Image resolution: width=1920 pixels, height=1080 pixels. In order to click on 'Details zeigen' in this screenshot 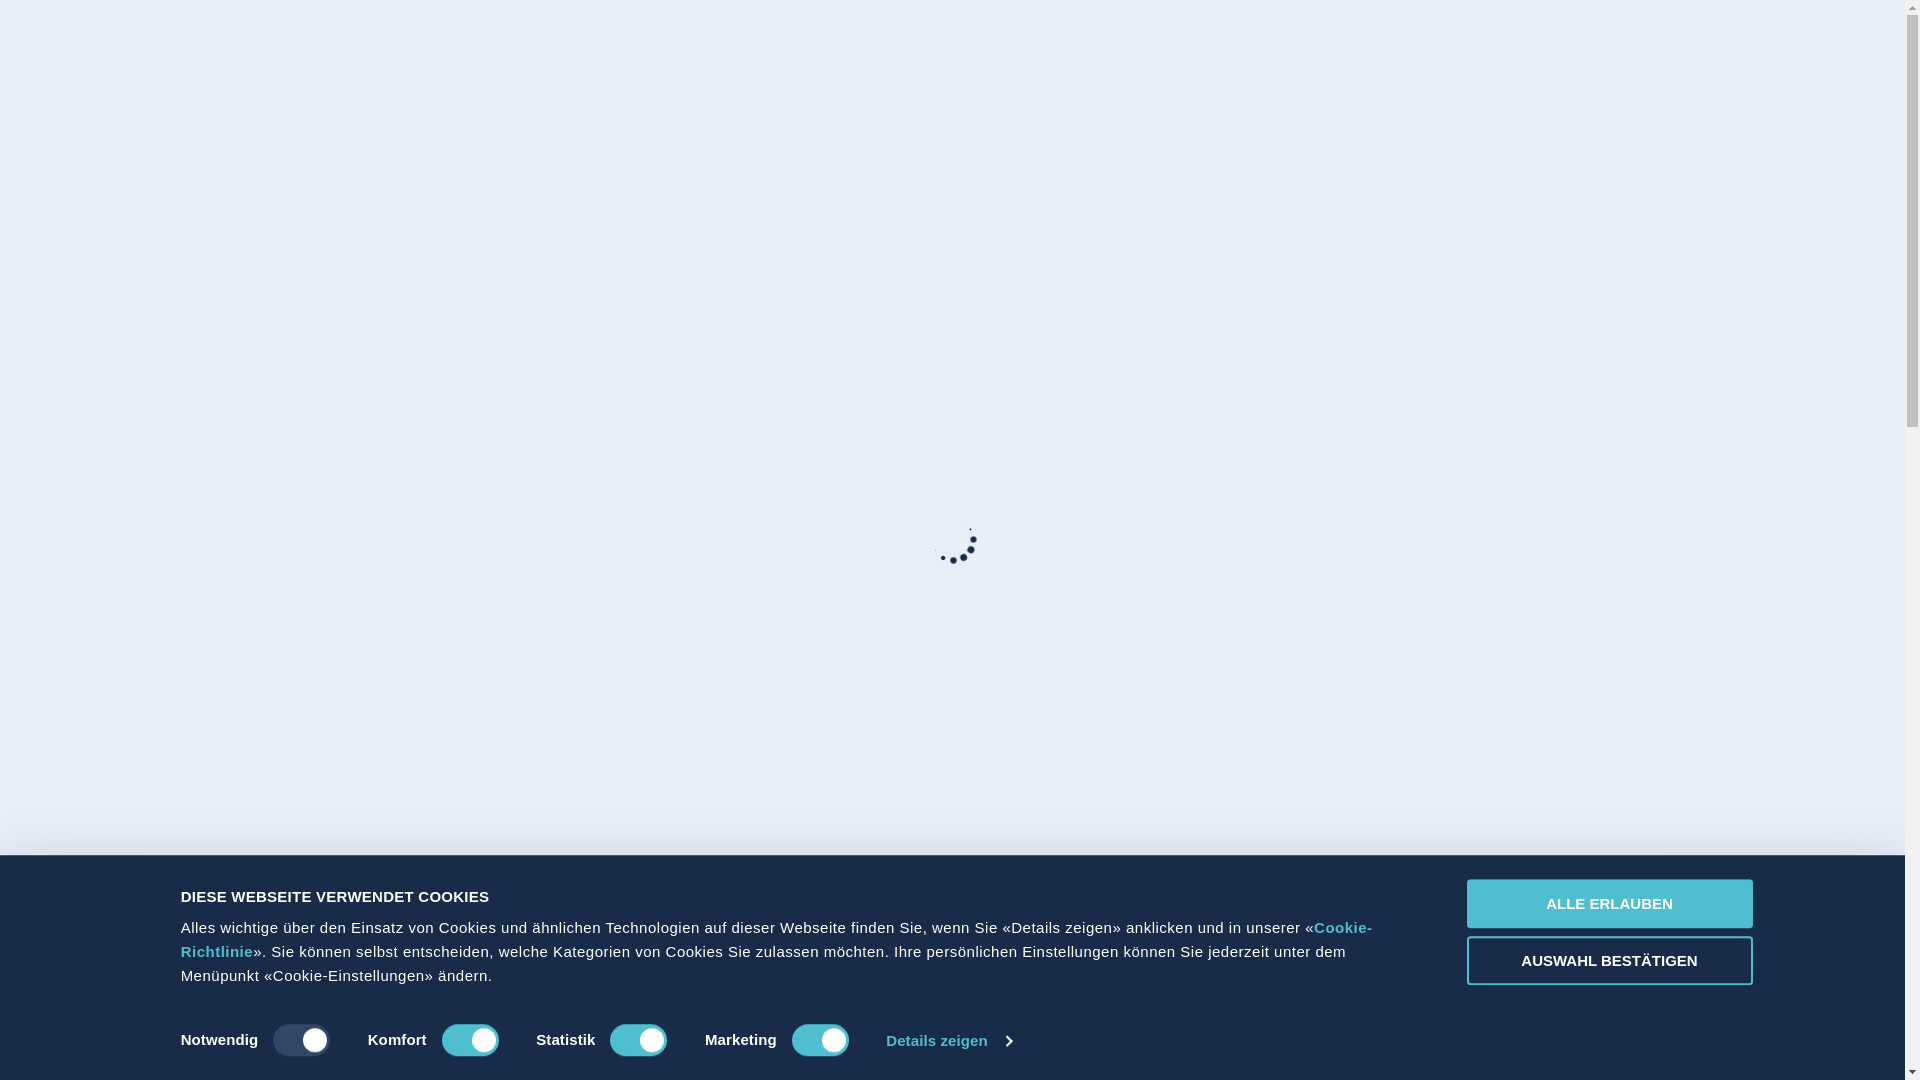, I will do `click(947, 1040)`.